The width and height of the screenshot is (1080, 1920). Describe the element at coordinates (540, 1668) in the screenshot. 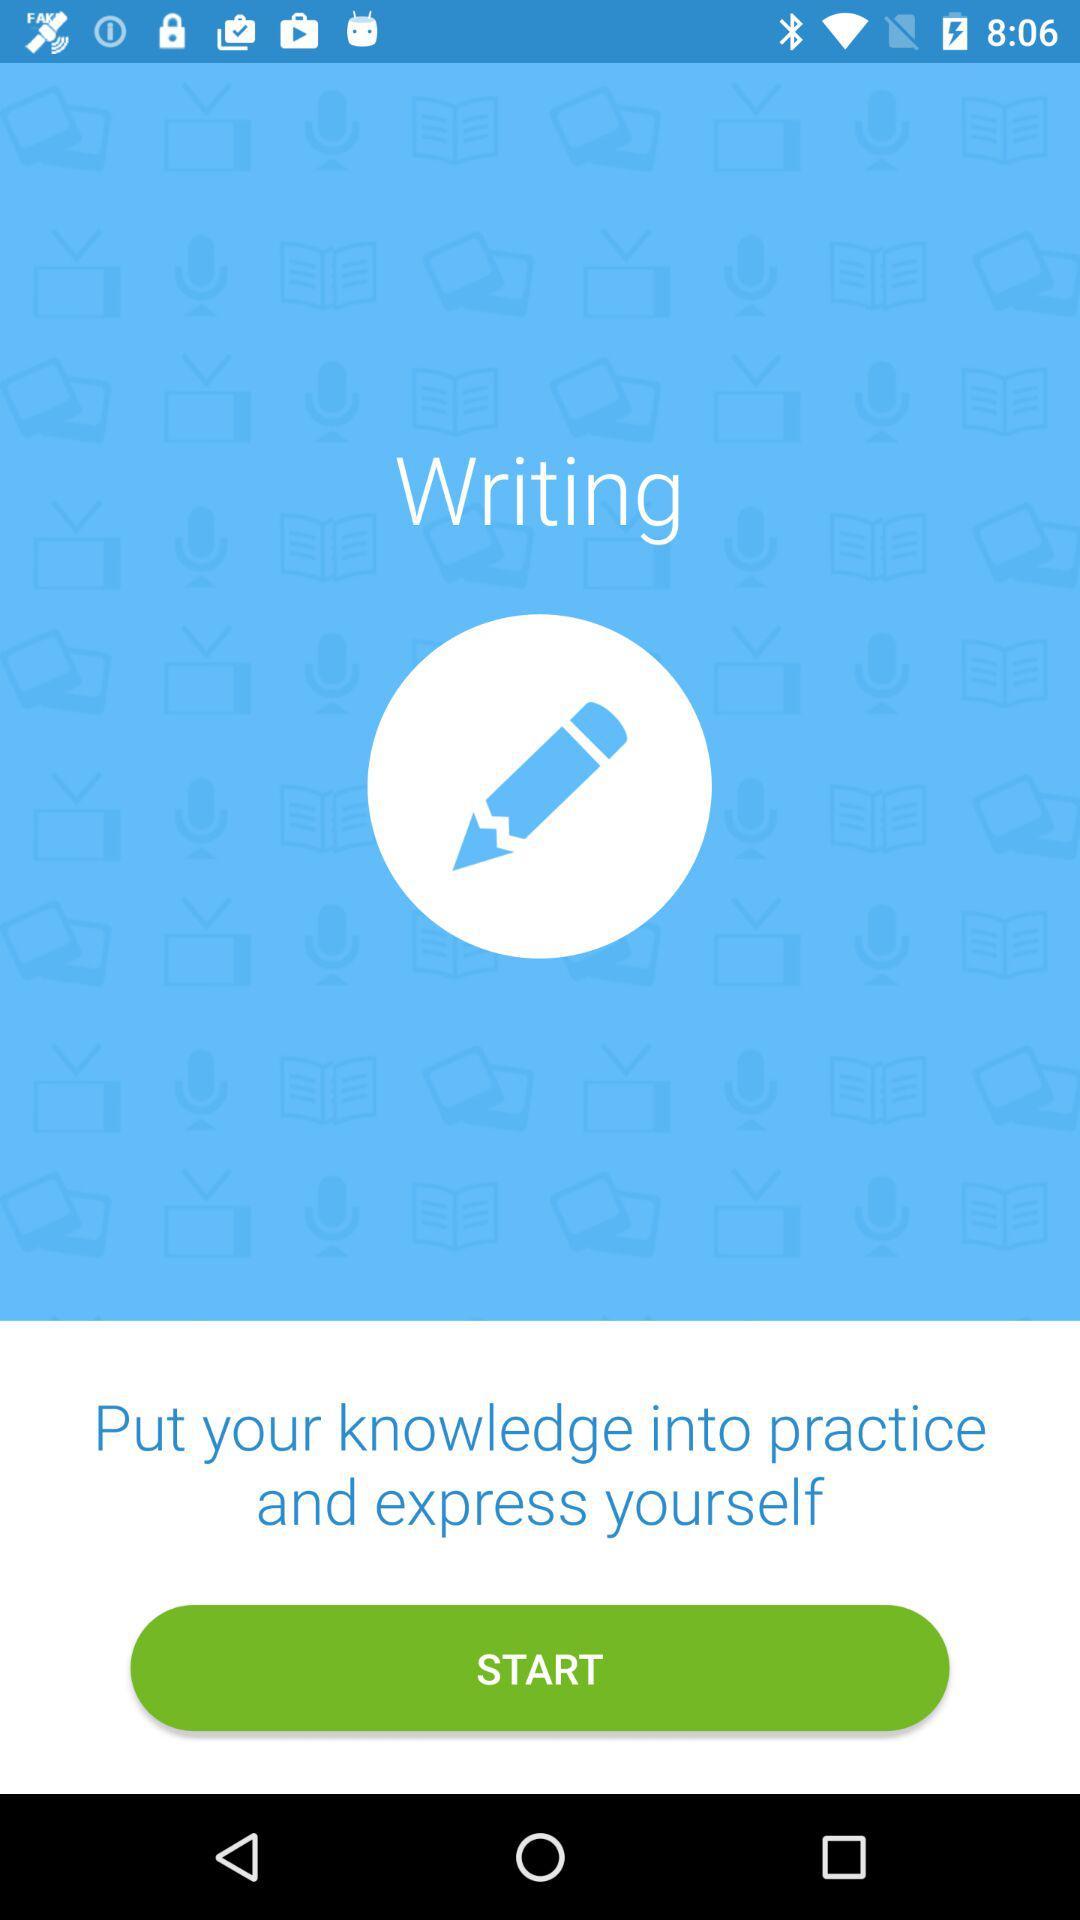

I see `item below the put your knowledge` at that location.